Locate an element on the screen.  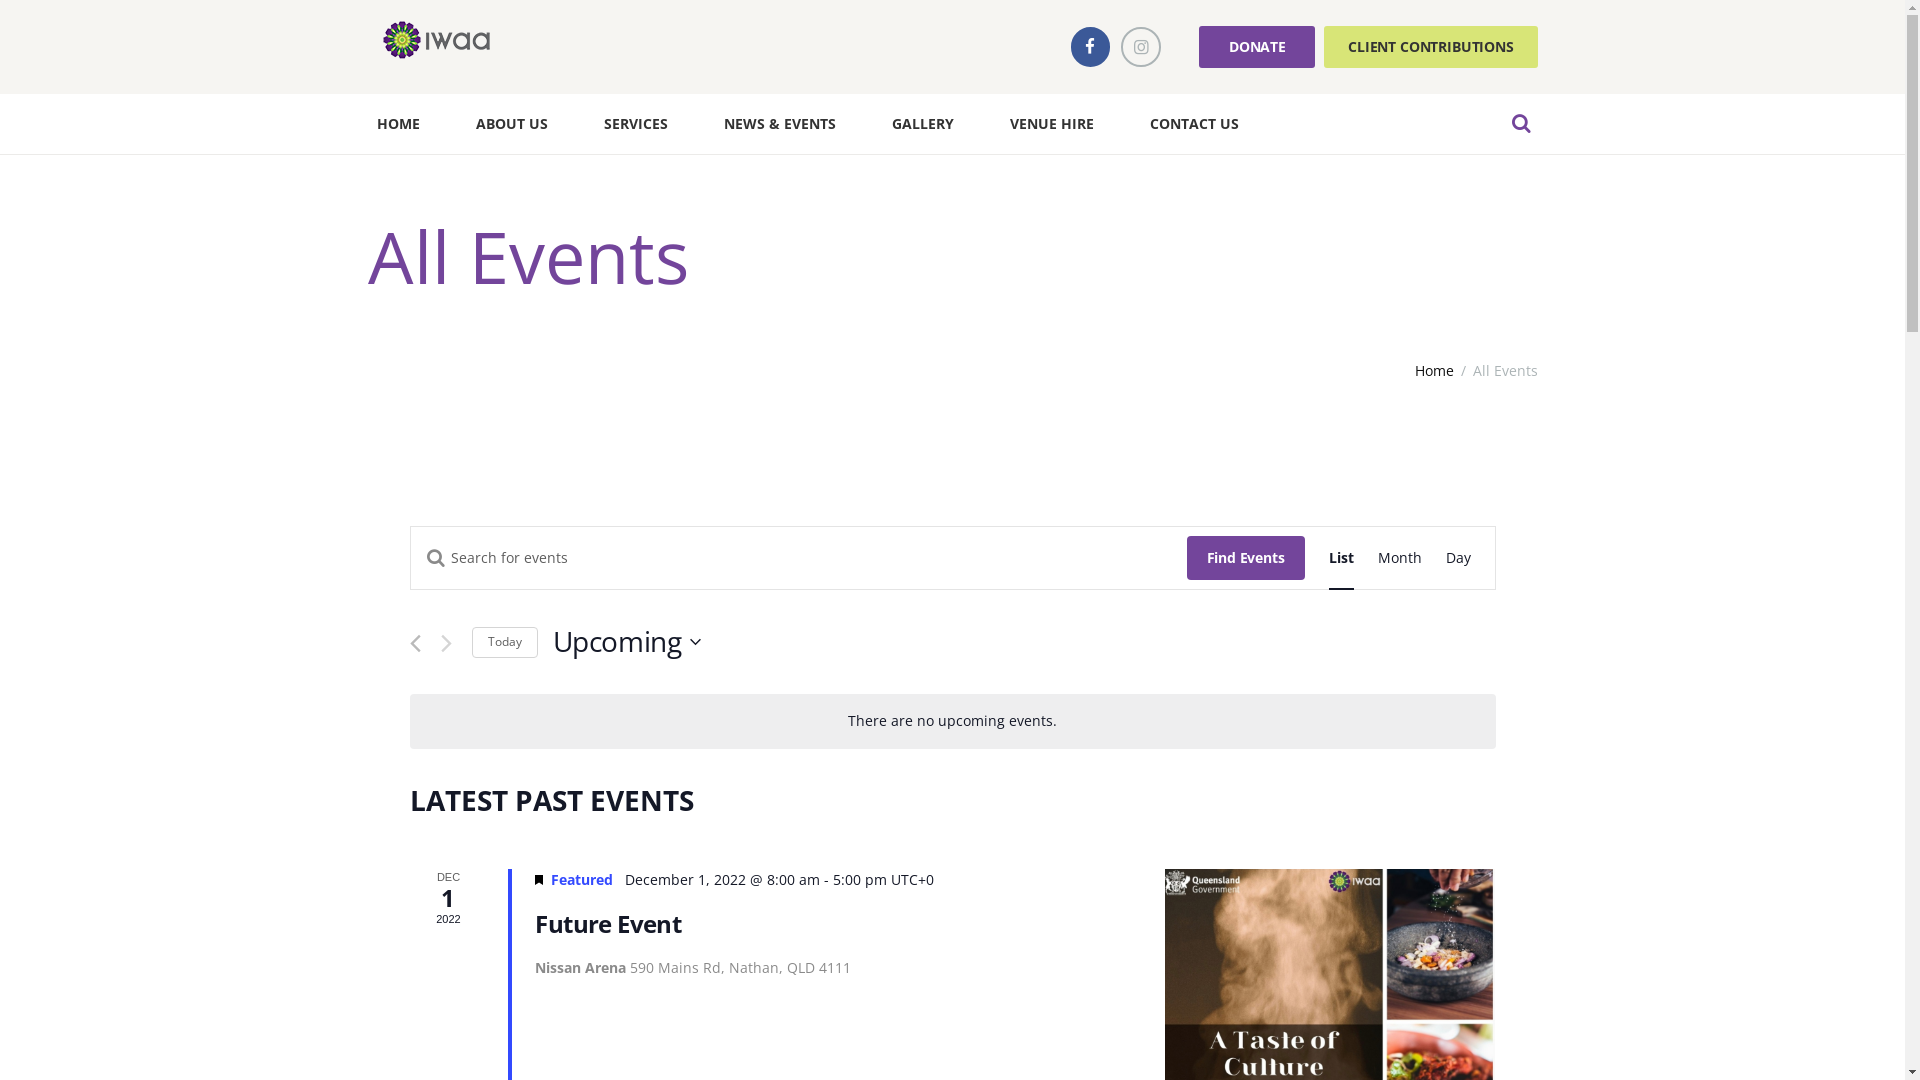
'NEWS & EVENTS' is located at coordinates (696, 123).